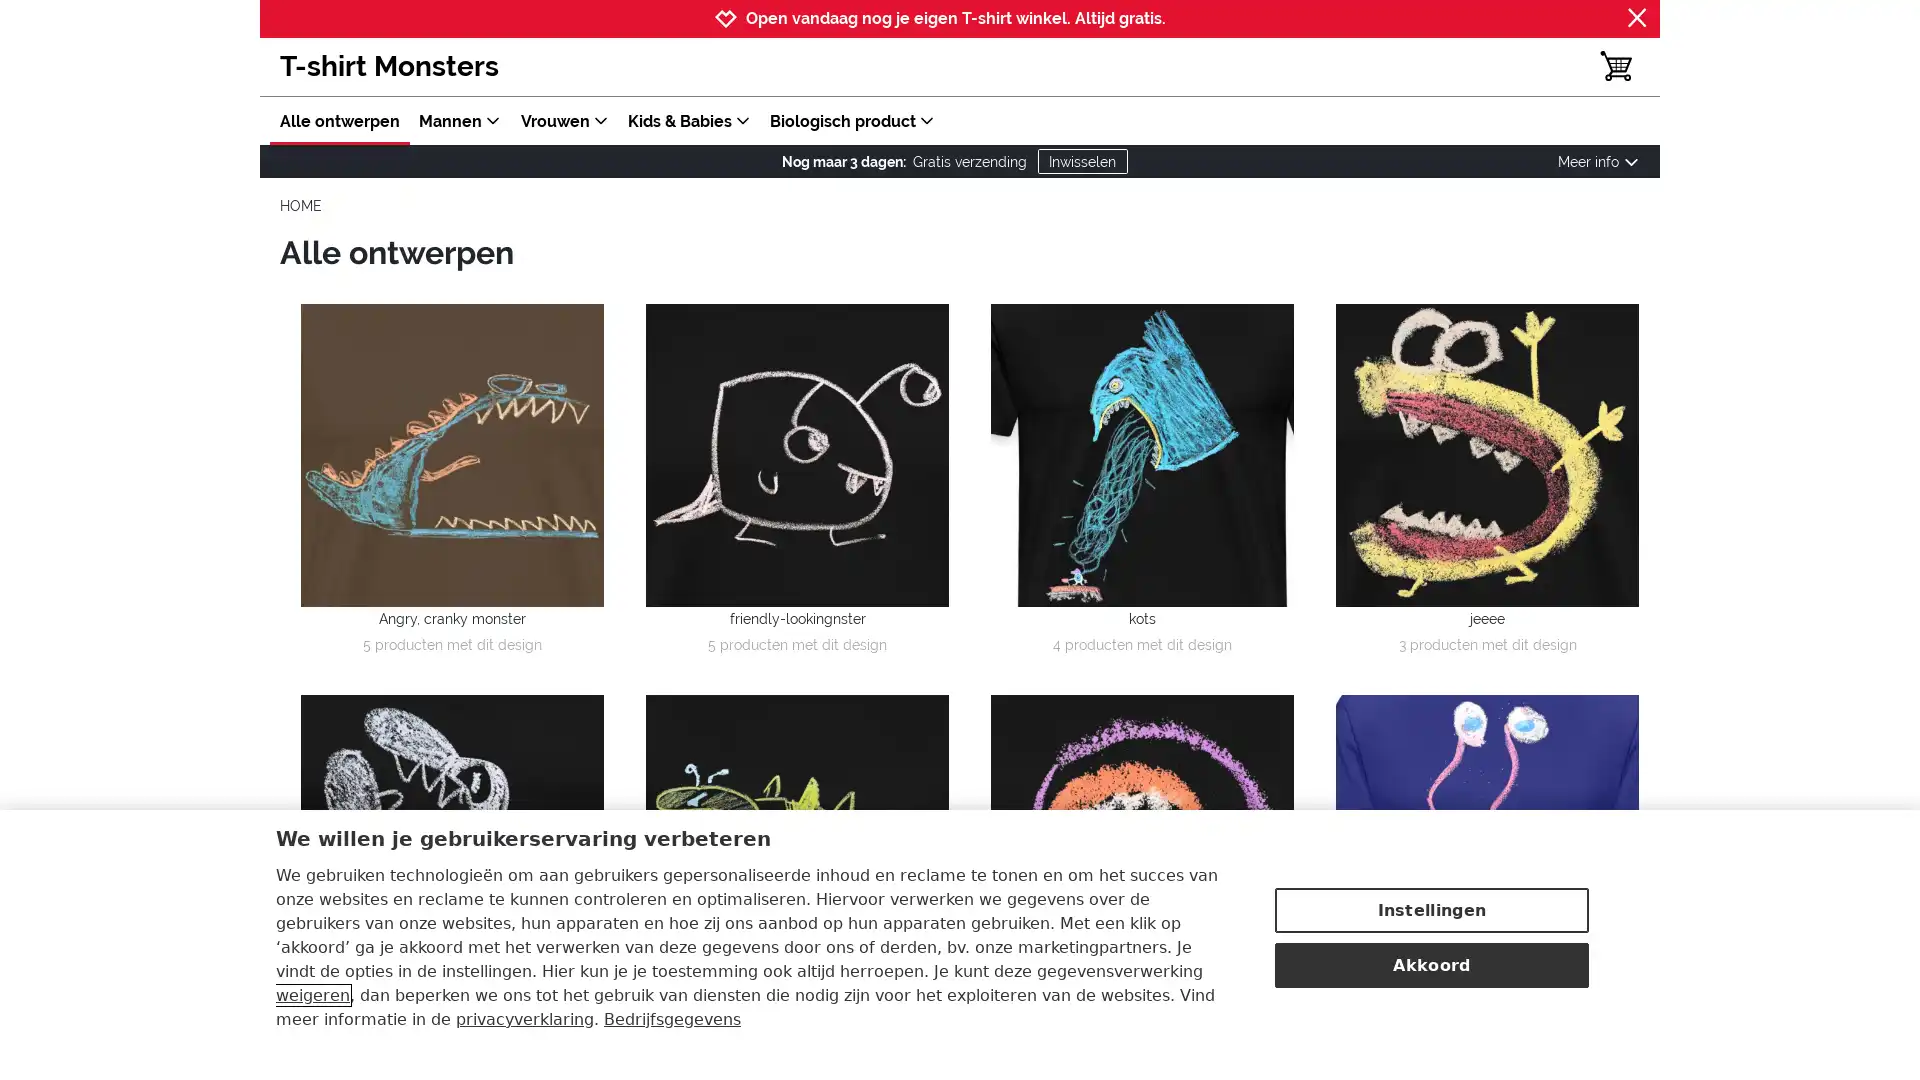  What do you see at coordinates (451, 454) in the screenshot?
I see `Angry, cranky monster - Mannen Premium T-shirt` at bounding box center [451, 454].